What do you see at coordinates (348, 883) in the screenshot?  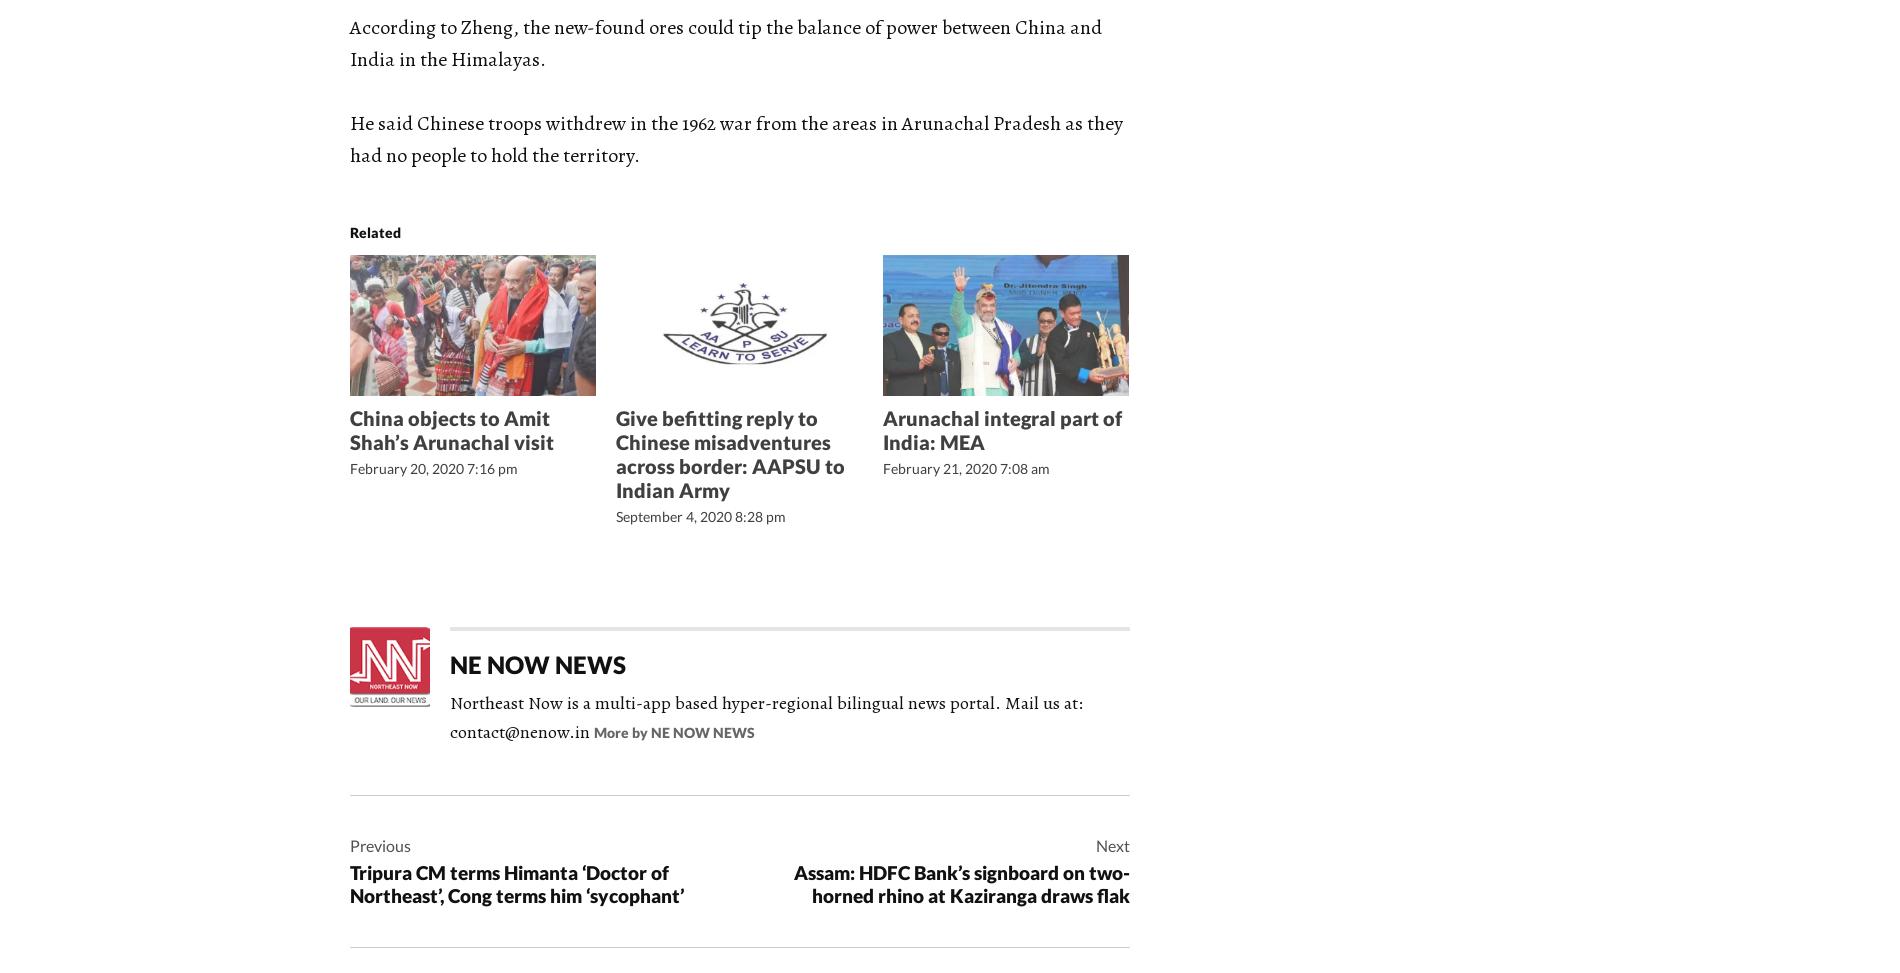 I see `'Tripura CM terms Himanta ‘Doctor of Northeast’, Cong terms him ‘sycophant’'` at bounding box center [348, 883].